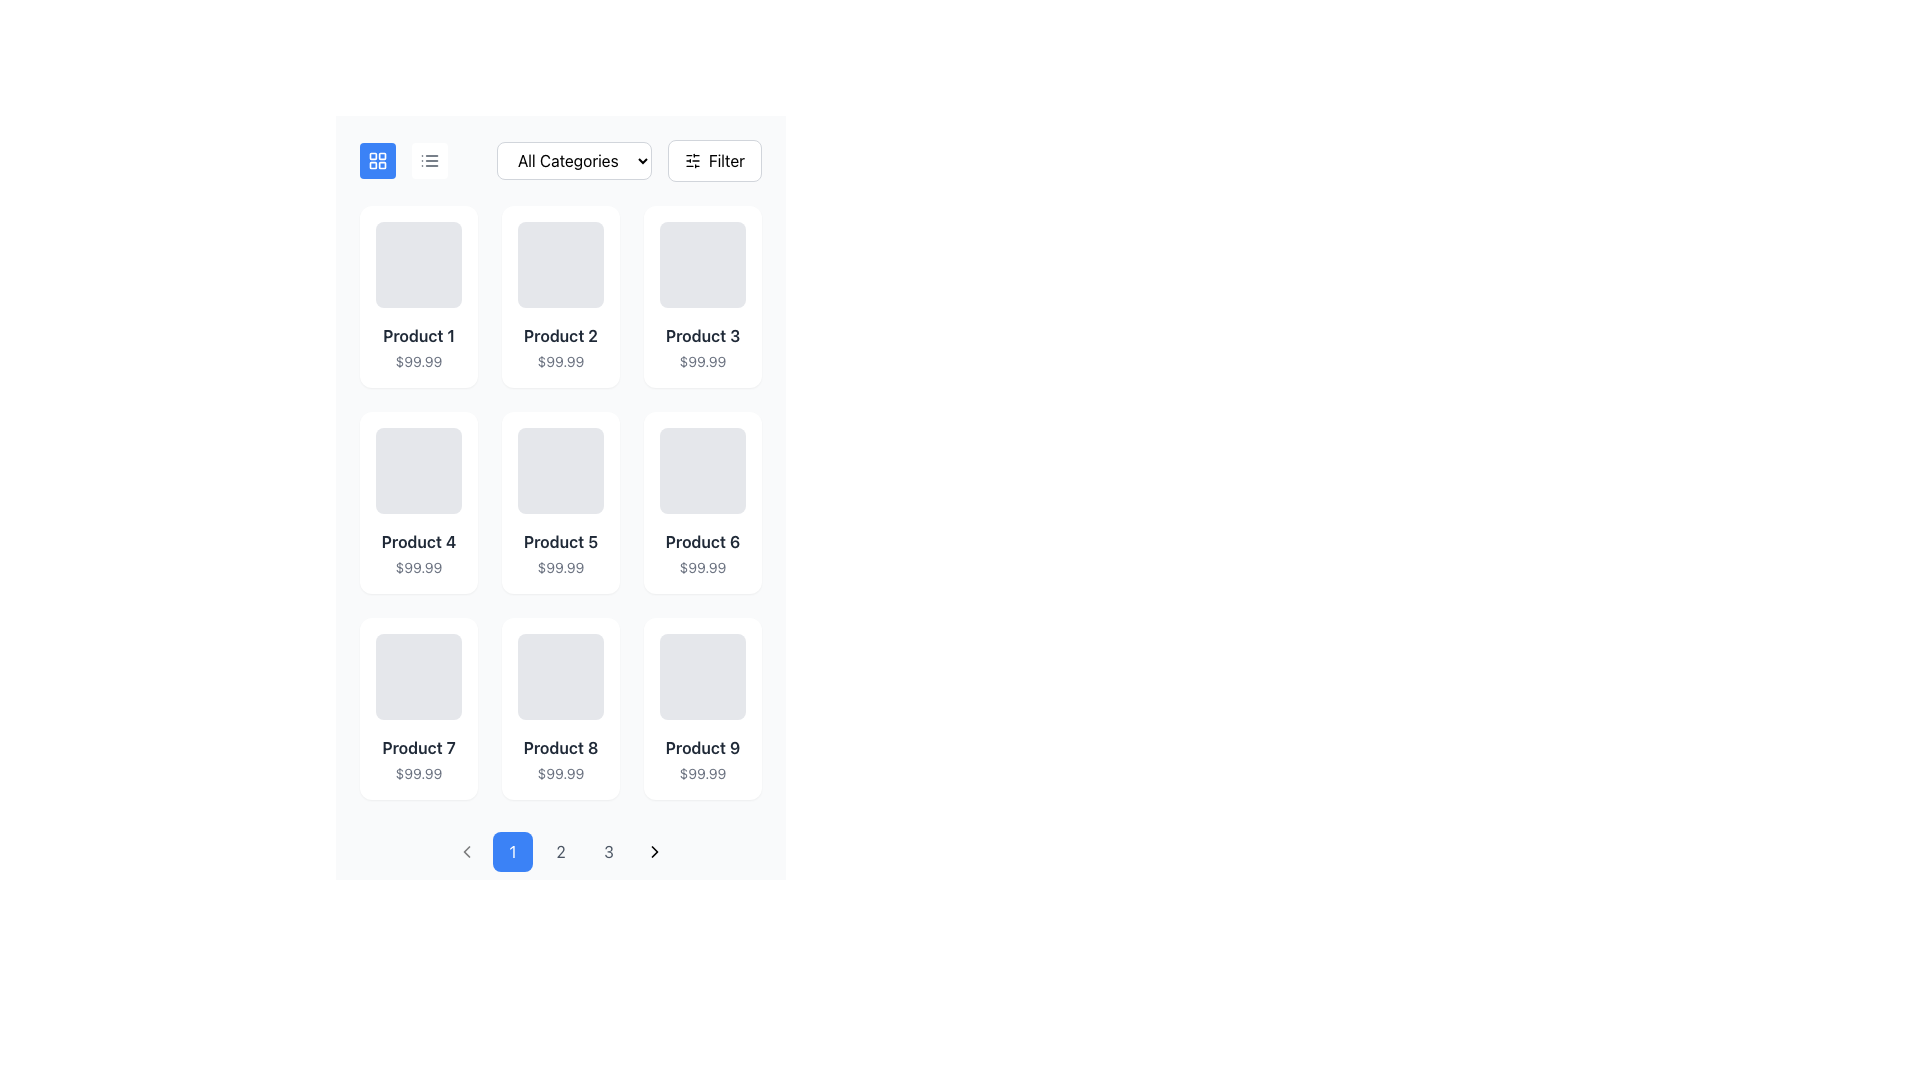 The width and height of the screenshot is (1920, 1080). I want to click on the Item card which serves as a visual representation of a product displaying its name and price information, located as the third item in the first row of a grid layout, so click(702, 297).